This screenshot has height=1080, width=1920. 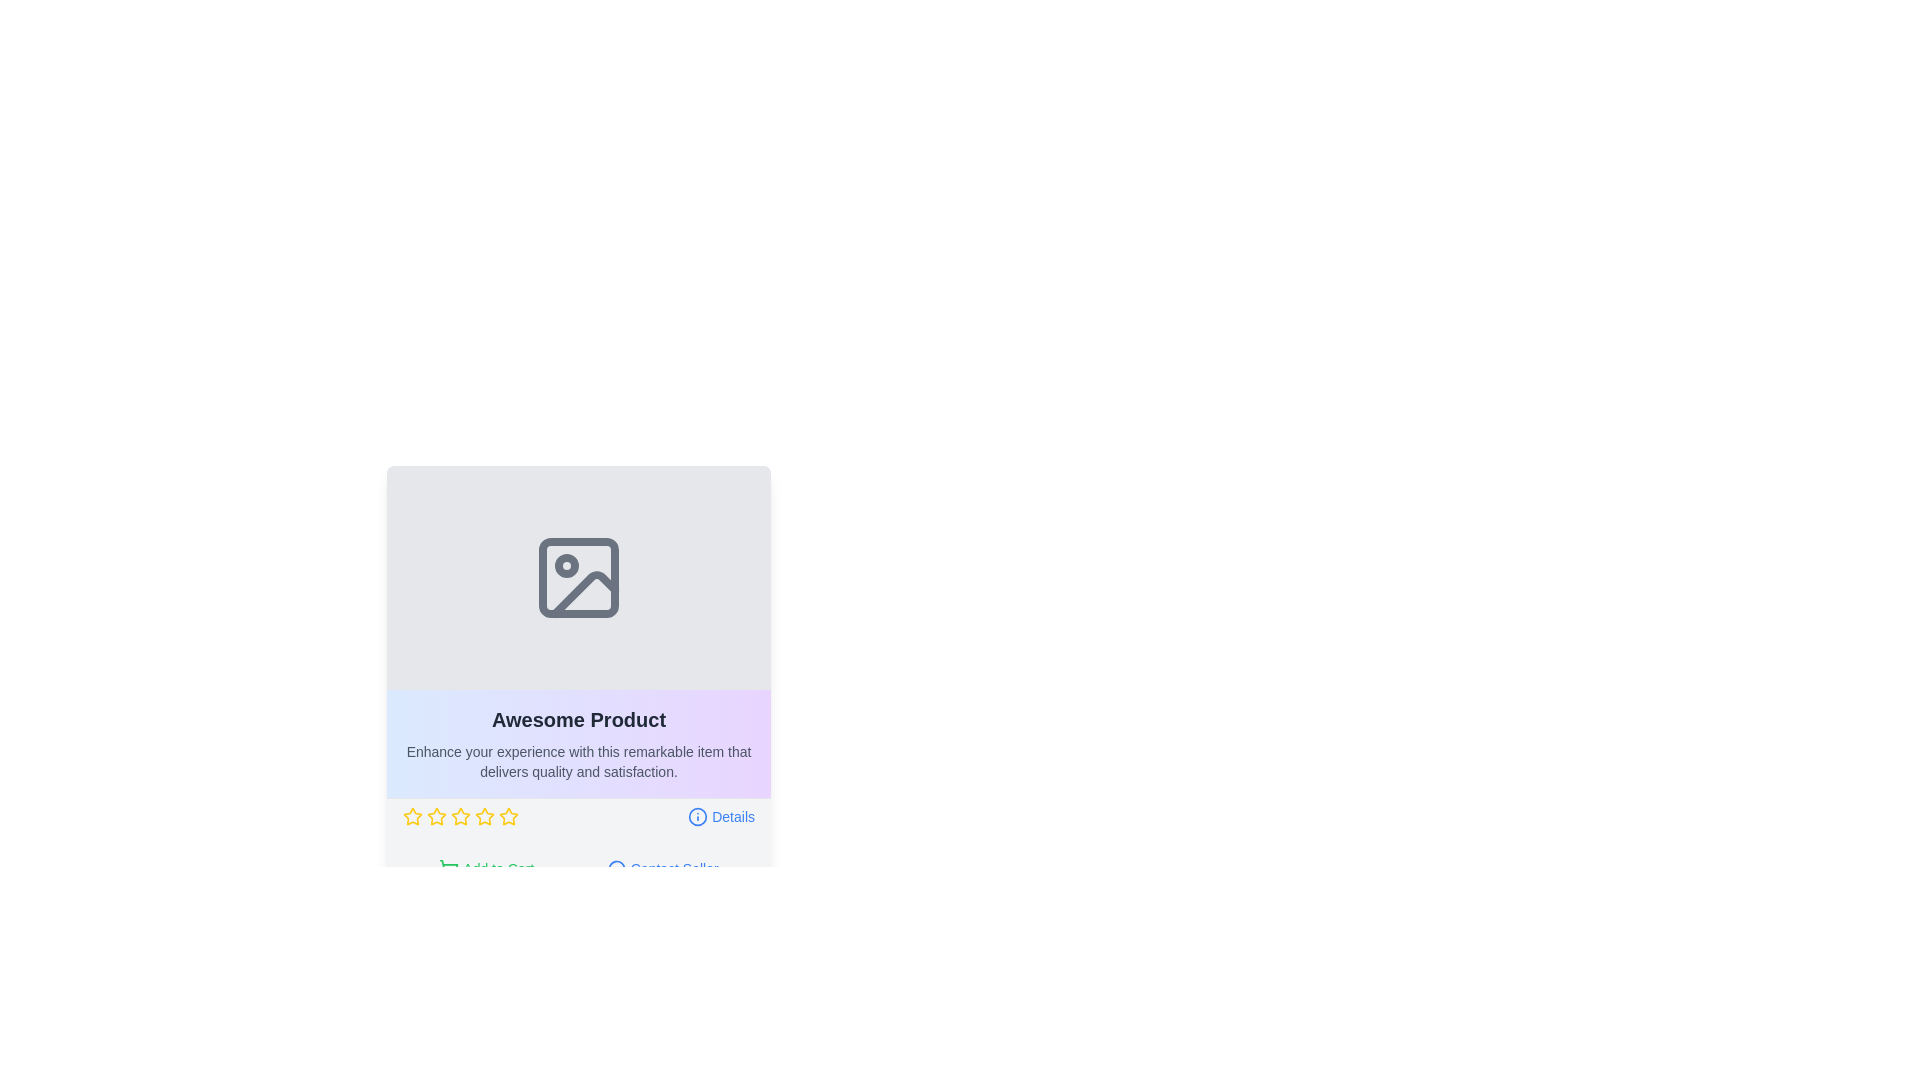 What do you see at coordinates (508, 817) in the screenshot?
I see `the fifth star-shaped yellow rating icon in the horizontal sequence of stars used for rating purposes` at bounding box center [508, 817].